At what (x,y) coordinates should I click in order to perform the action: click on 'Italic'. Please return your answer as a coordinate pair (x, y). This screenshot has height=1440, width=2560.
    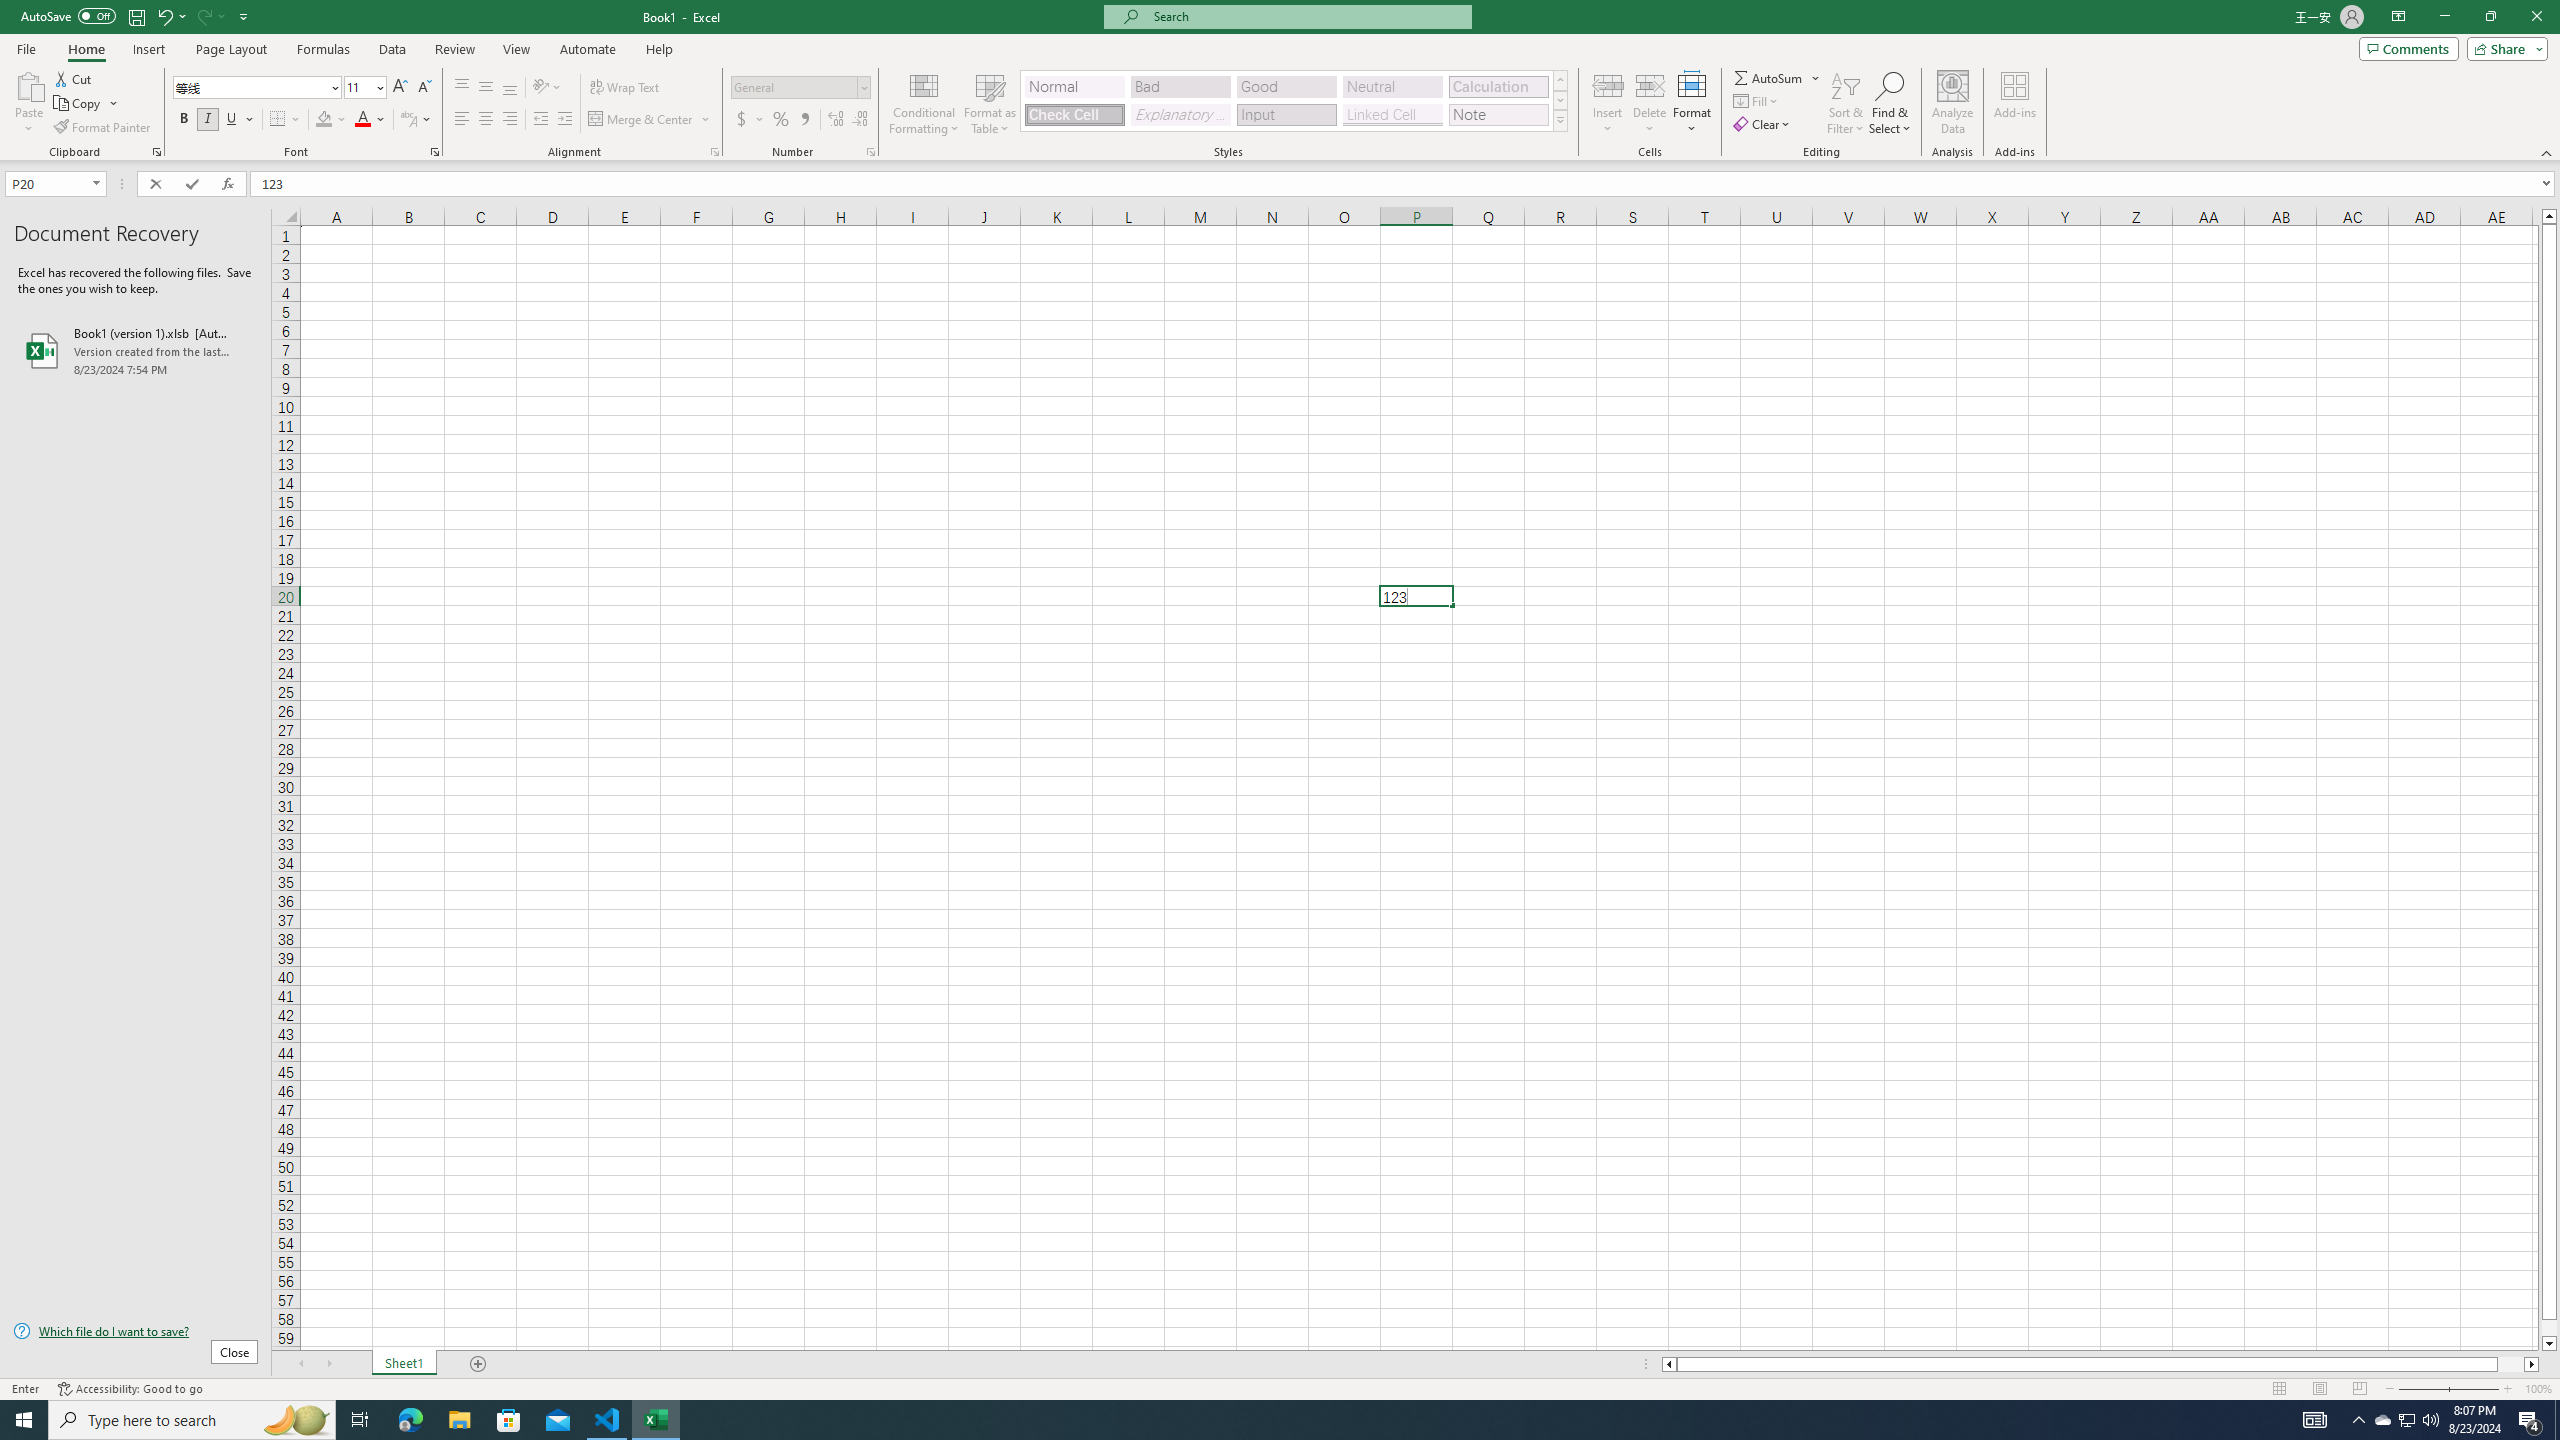
    Looking at the image, I should click on (207, 118).